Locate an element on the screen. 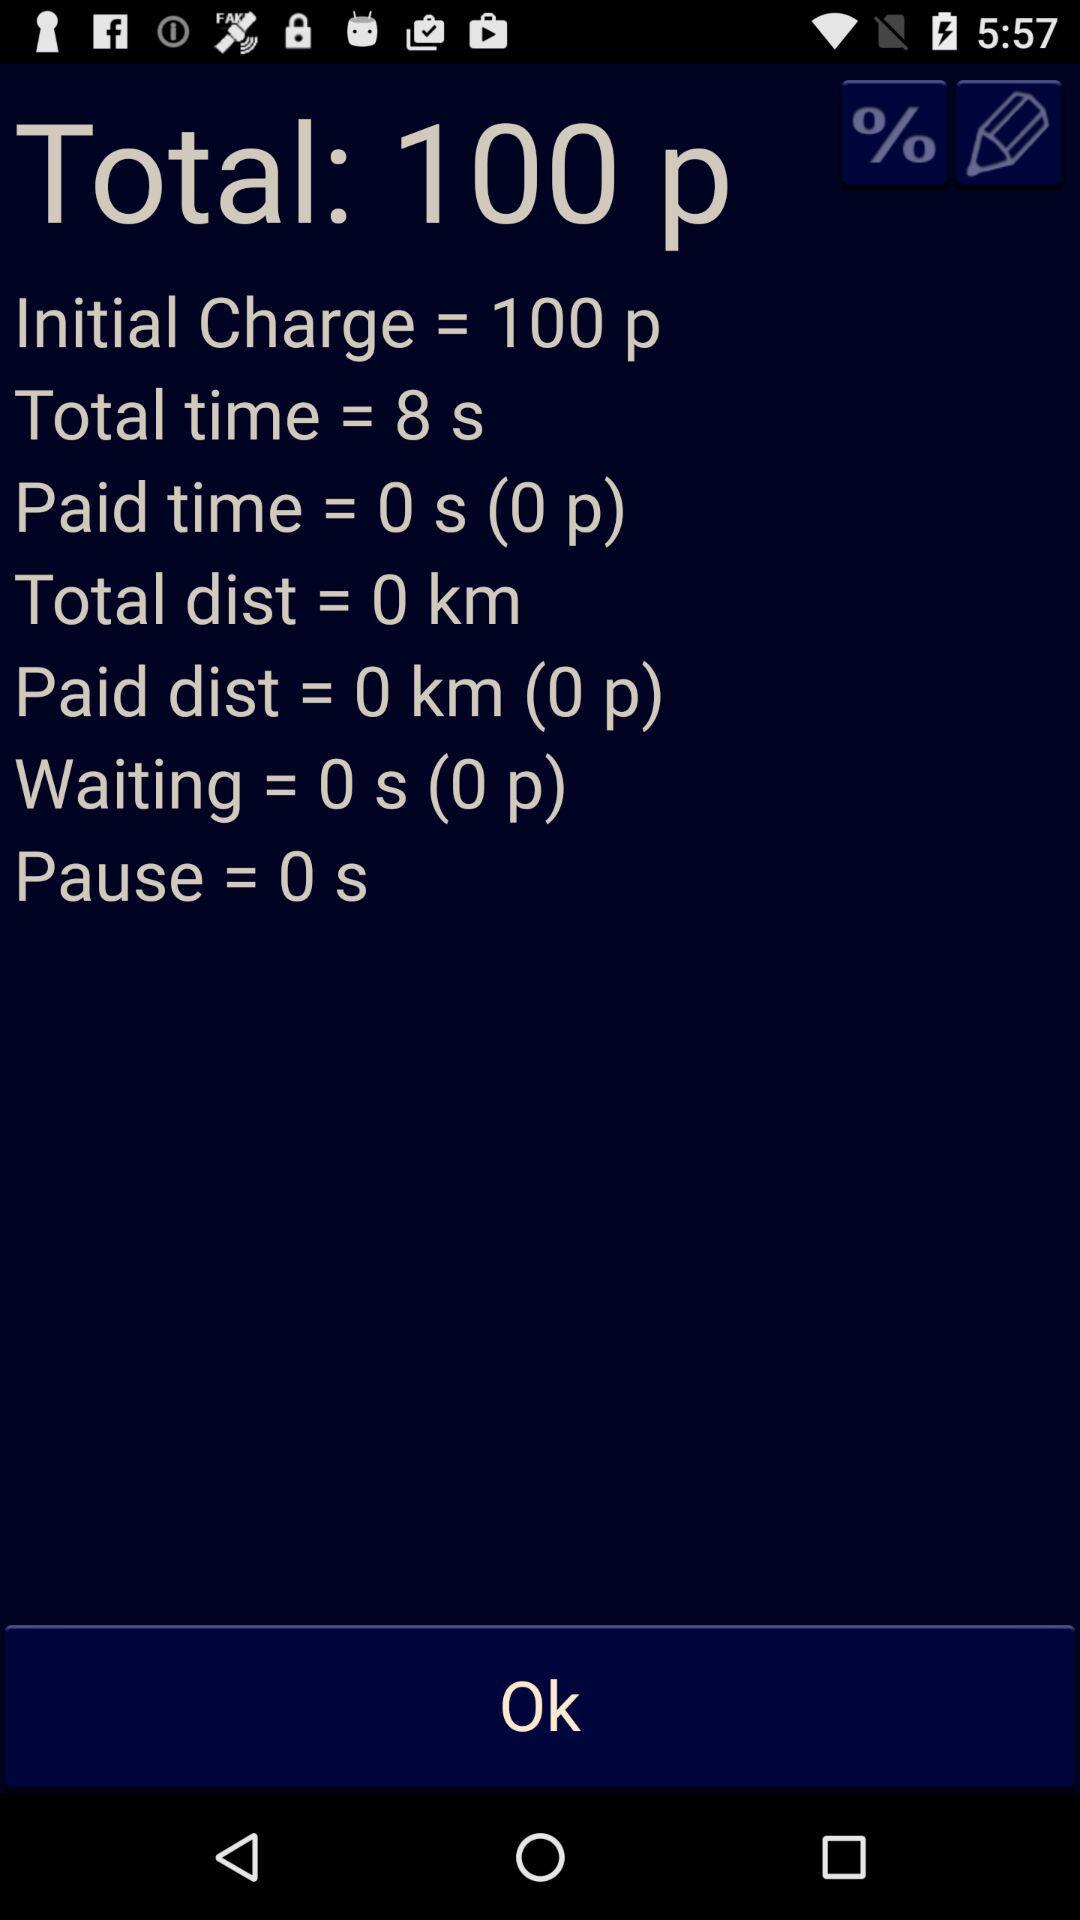  edit options is located at coordinates (1009, 132).